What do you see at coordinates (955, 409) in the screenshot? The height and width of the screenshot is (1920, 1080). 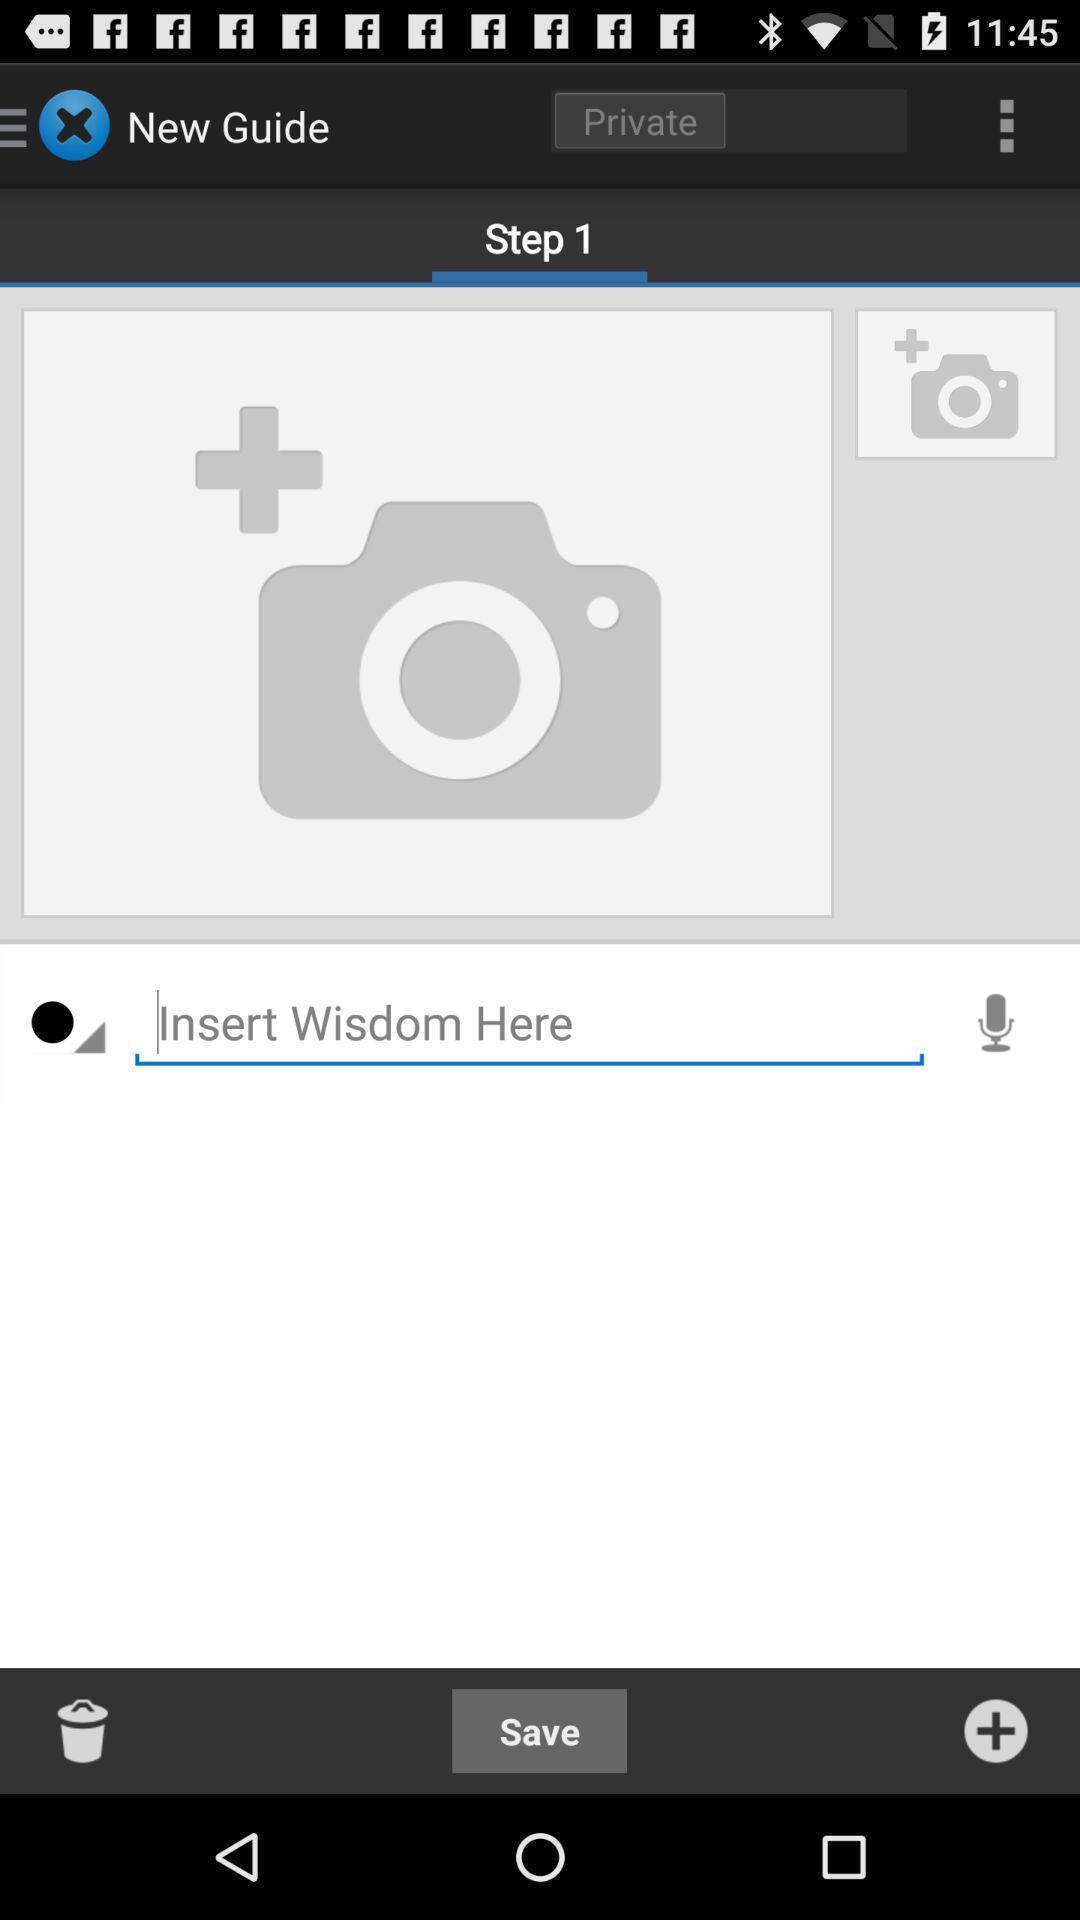 I see `the photo icon` at bounding box center [955, 409].